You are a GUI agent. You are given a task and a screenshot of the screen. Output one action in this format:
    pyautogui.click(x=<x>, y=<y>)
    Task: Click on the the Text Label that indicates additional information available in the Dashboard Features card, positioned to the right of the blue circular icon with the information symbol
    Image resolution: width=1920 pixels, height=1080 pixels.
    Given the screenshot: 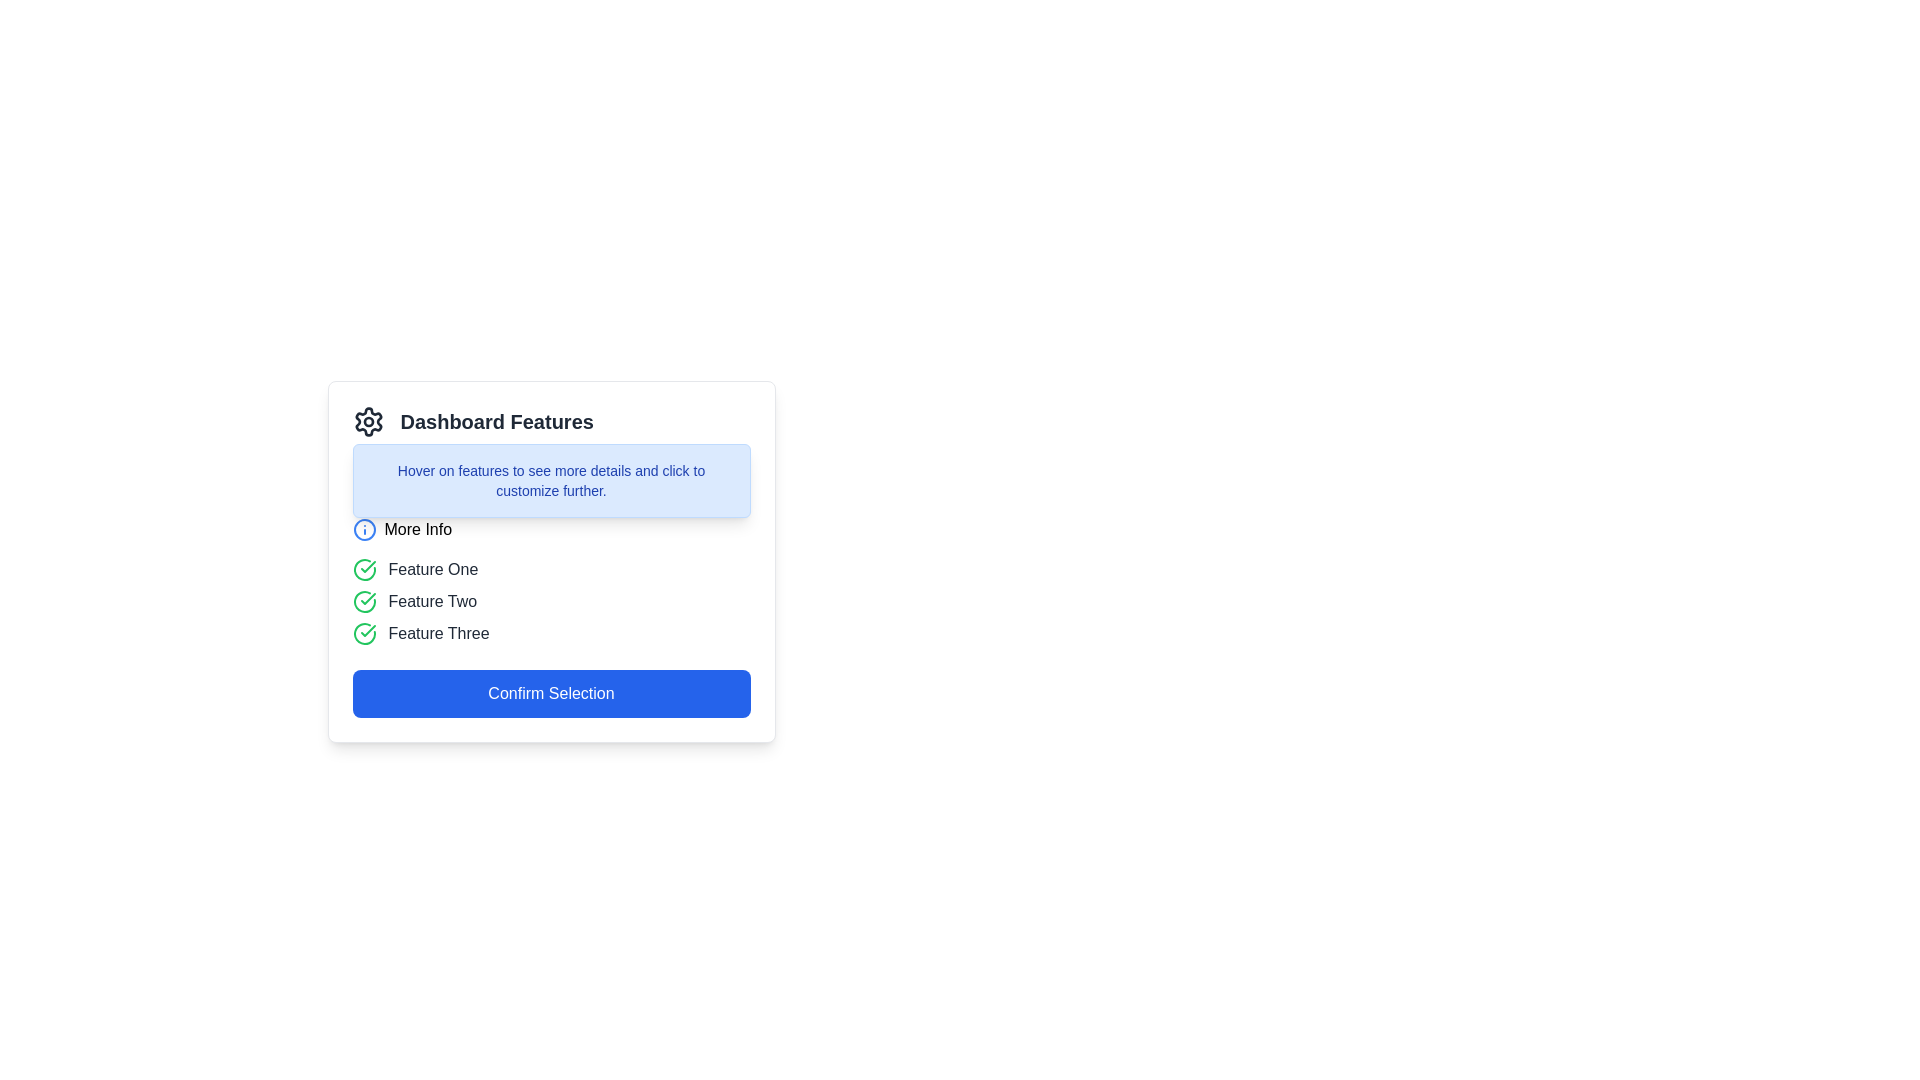 What is the action you would take?
    pyautogui.click(x=417, y=528)
    